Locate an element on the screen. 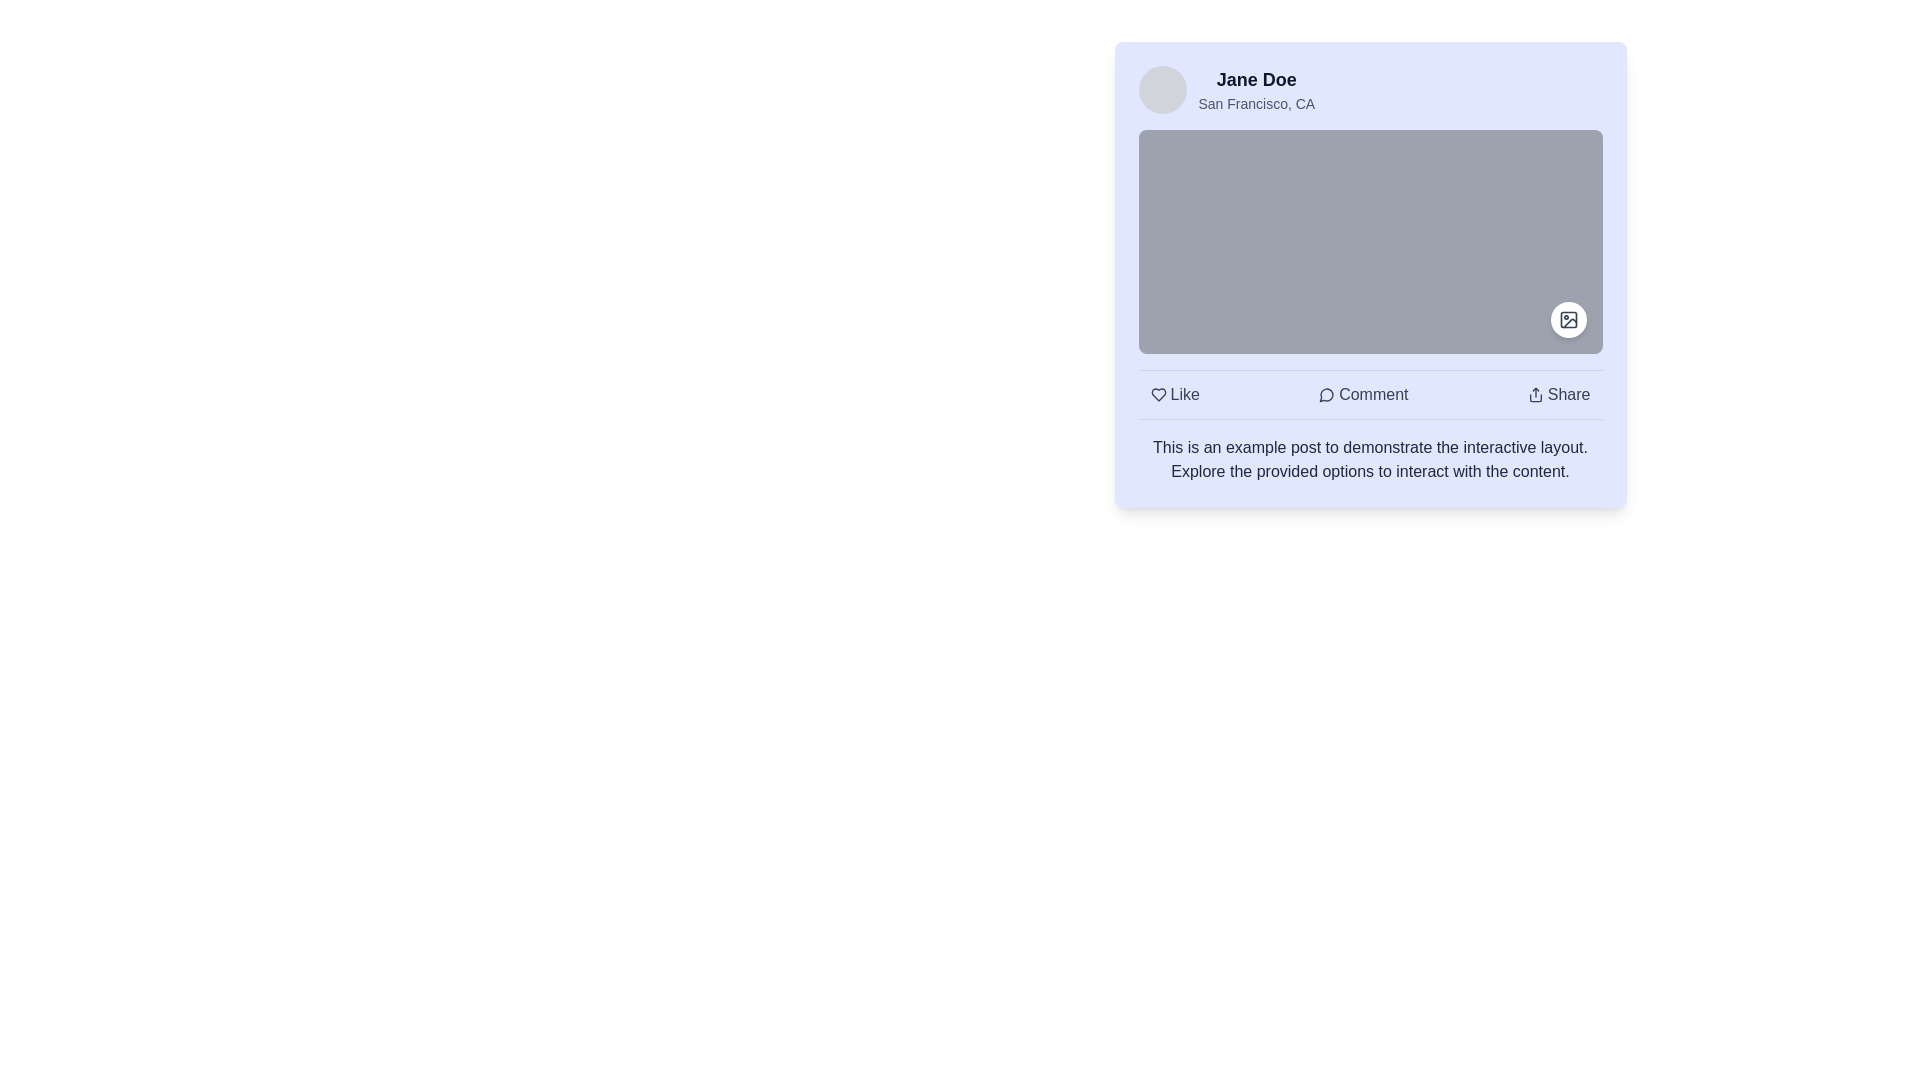  the text label that describes the action of sharing a post, located at the bottom-right corner of the post block, adjacent to the share icon is located at coordinates (1568, 394).